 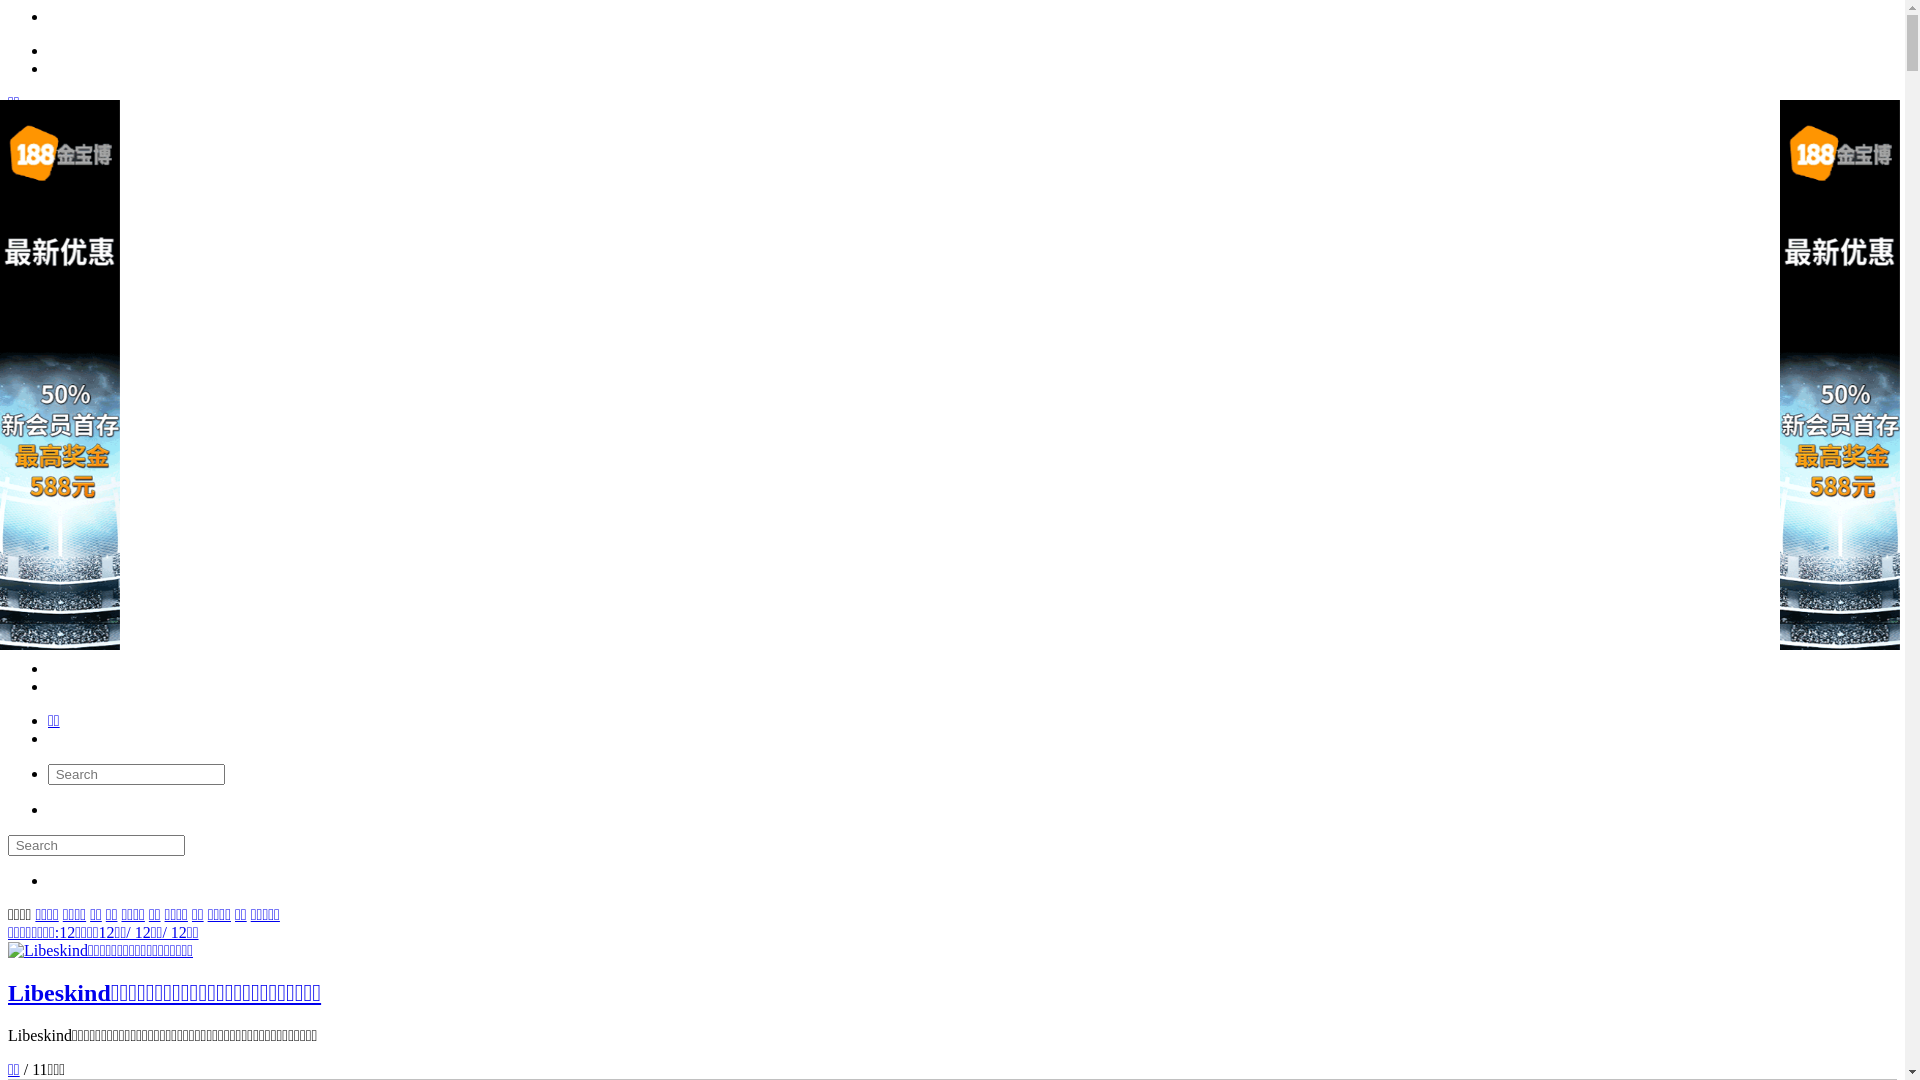 What do you see at coordinates (135, 773) in the screenshot?
I see `'Search'` at bounding box center [135, 773].